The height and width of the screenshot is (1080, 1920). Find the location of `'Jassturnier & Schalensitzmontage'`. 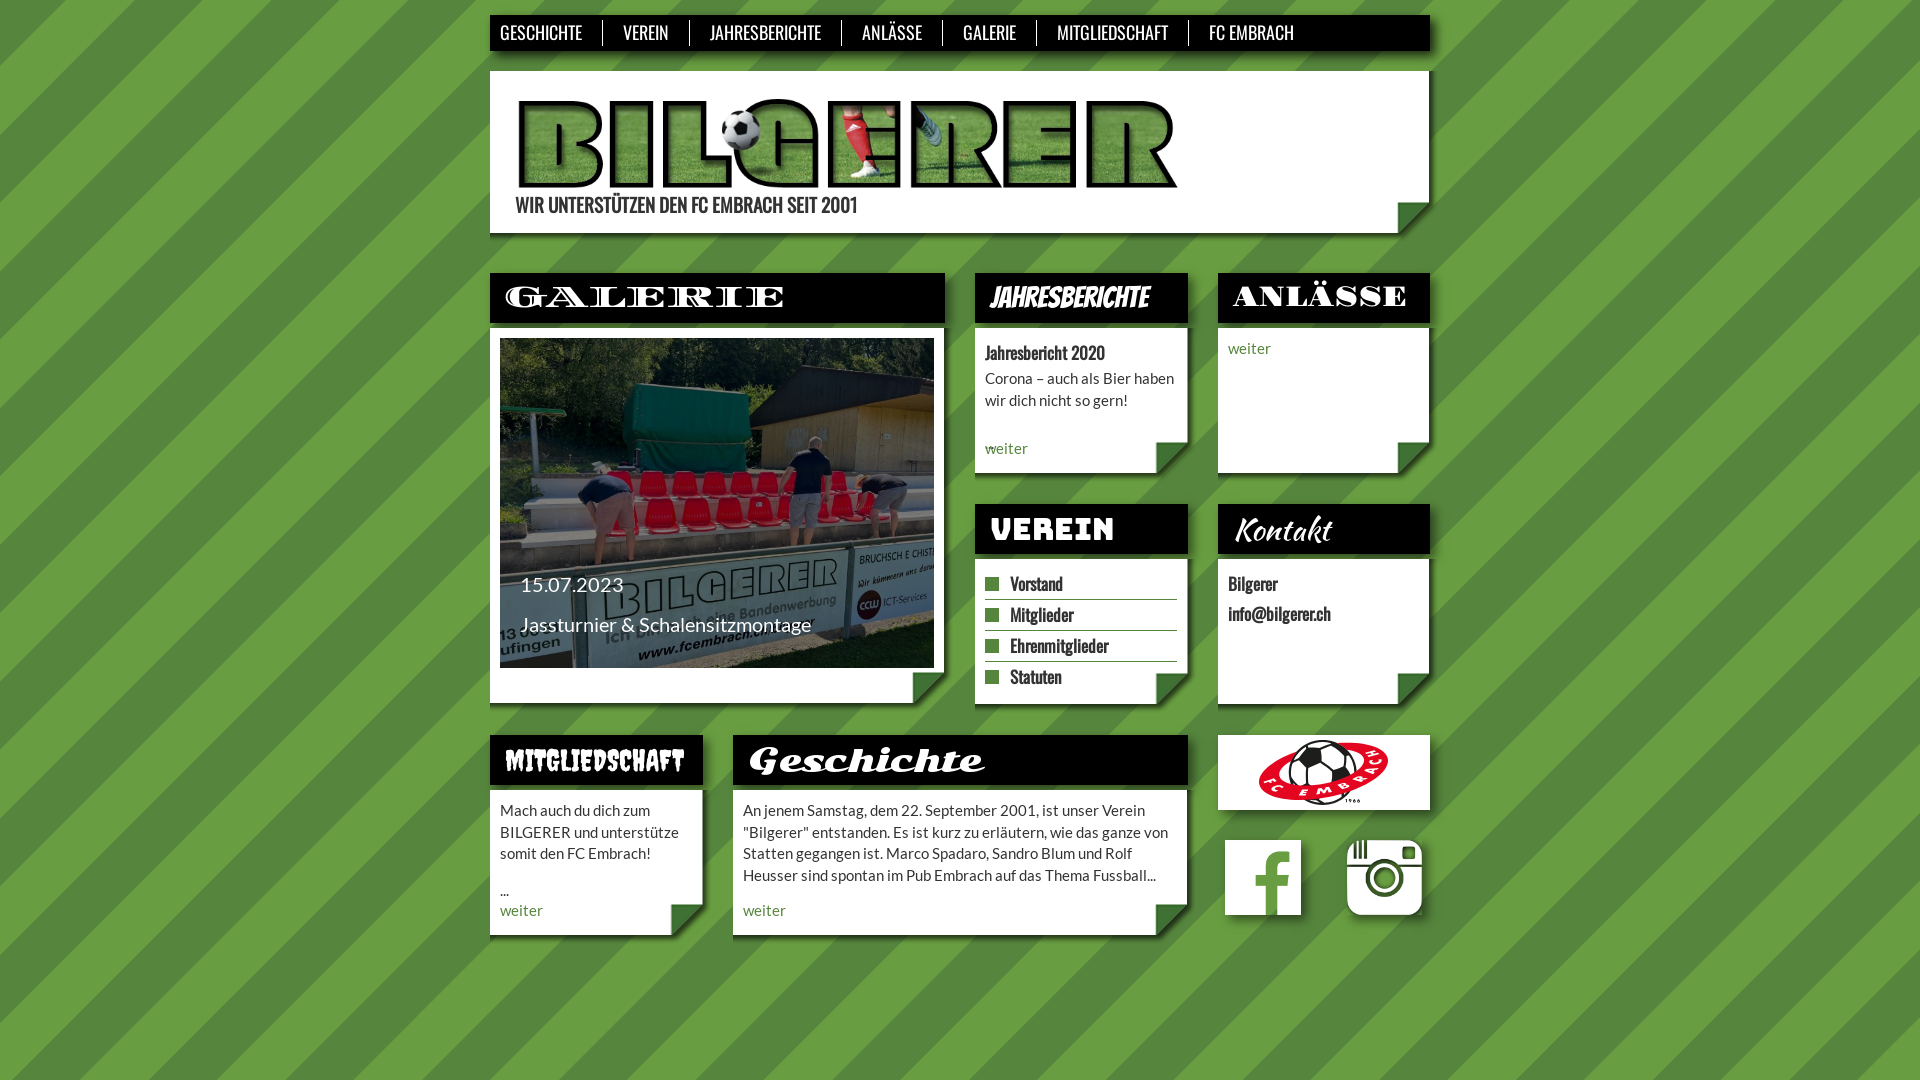

'Jassturnier & Schalensitzmontage' is located at coordinates (716, 501).